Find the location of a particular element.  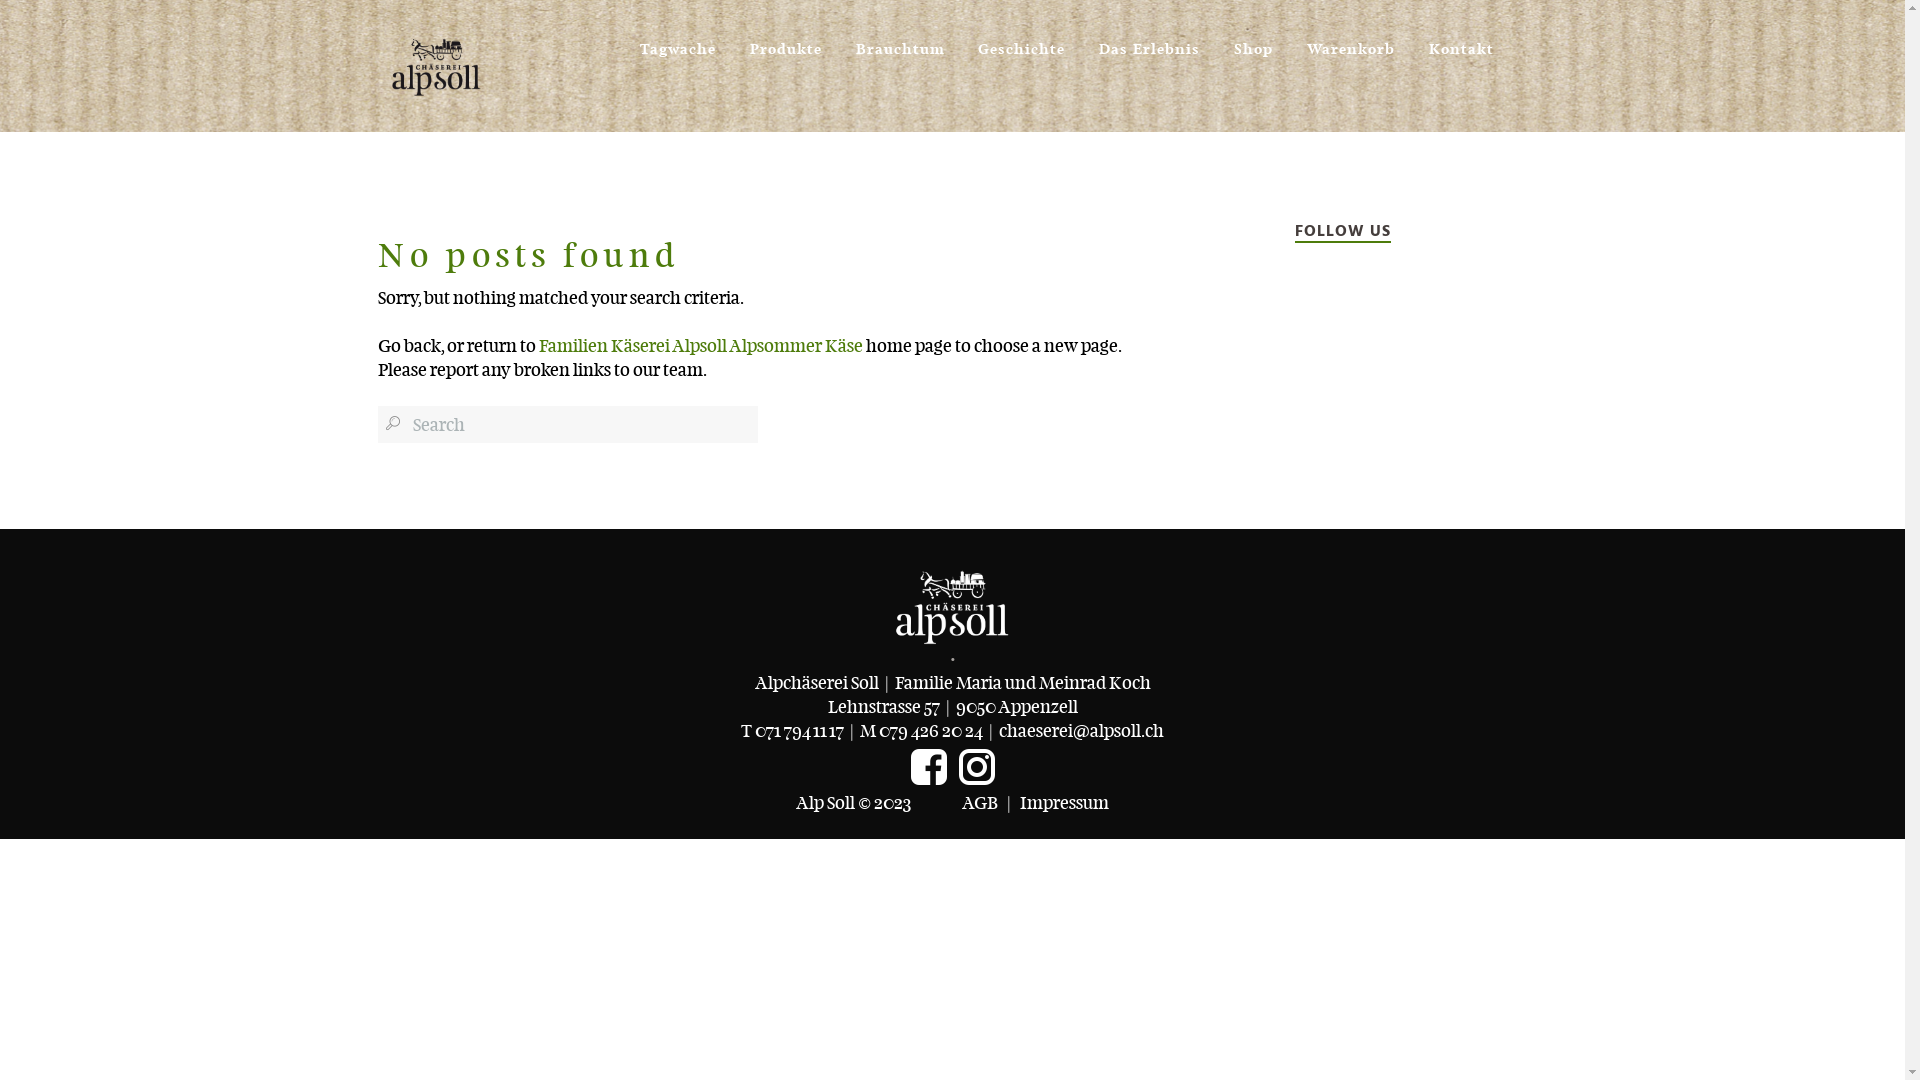

'Das Erlebnis' is located at coordinates (1098, 40).